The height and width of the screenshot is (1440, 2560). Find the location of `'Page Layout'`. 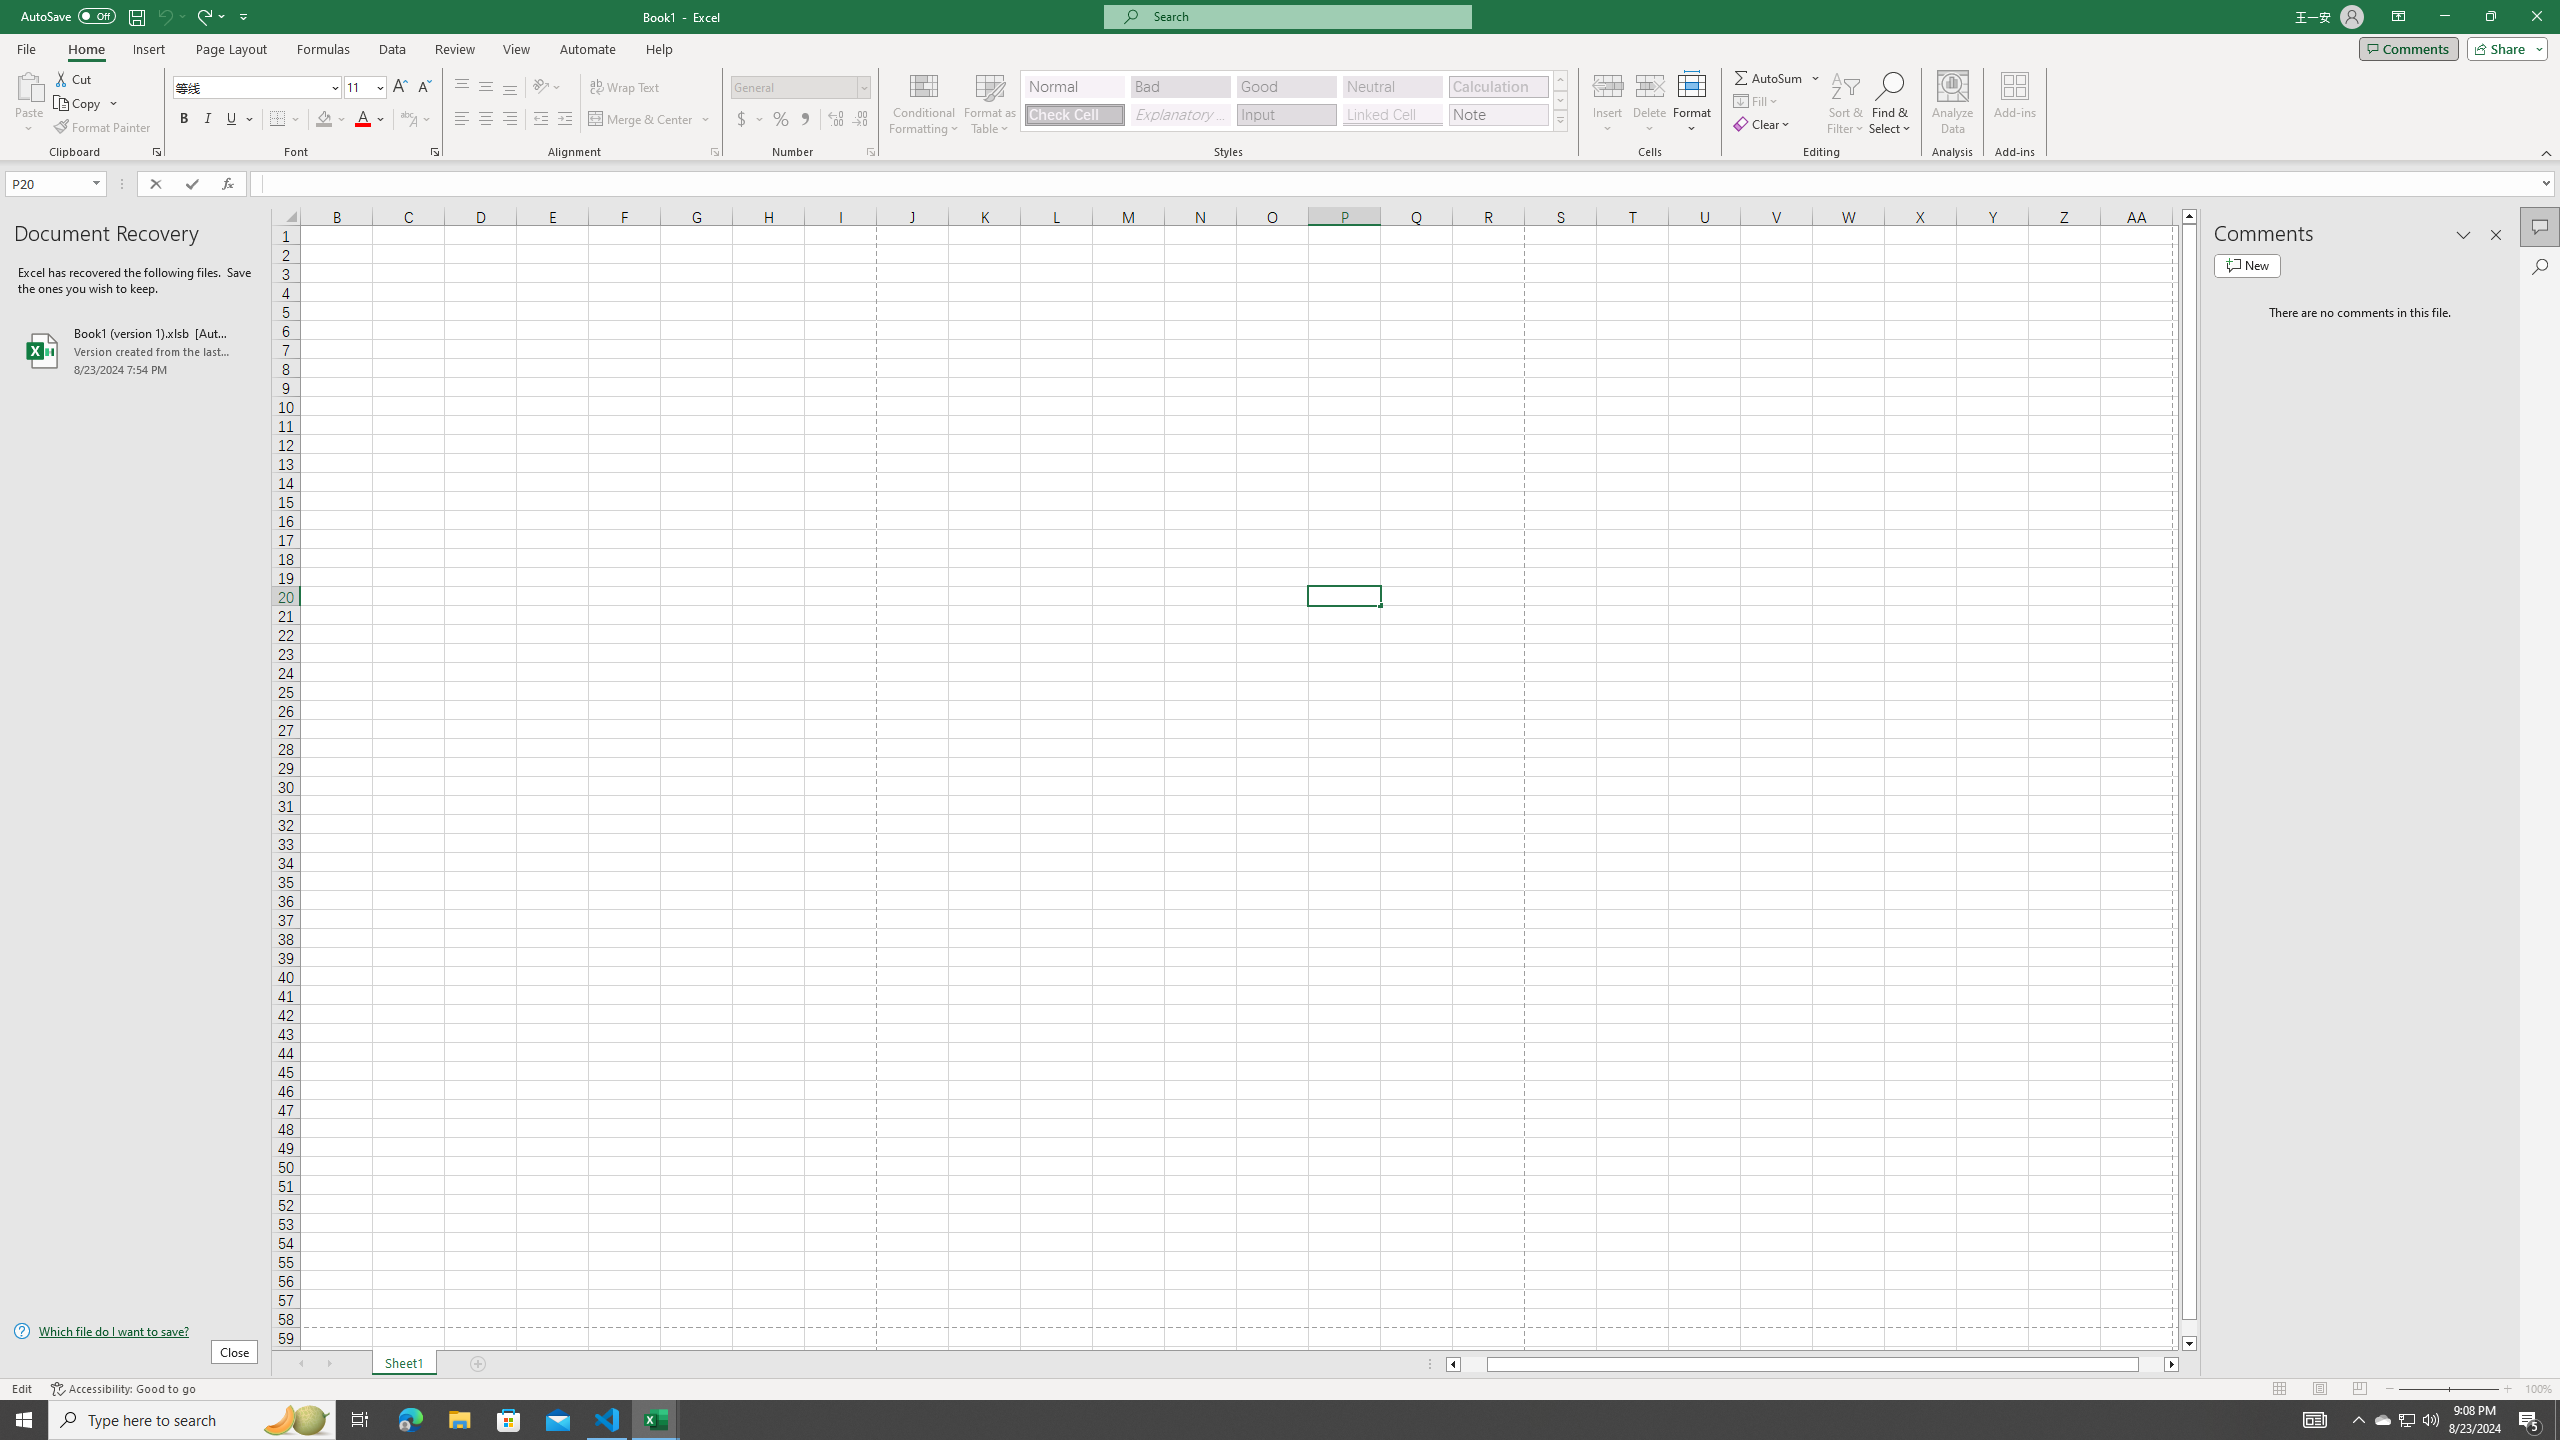

'Page Layout' is located at coordinates (231, 49).